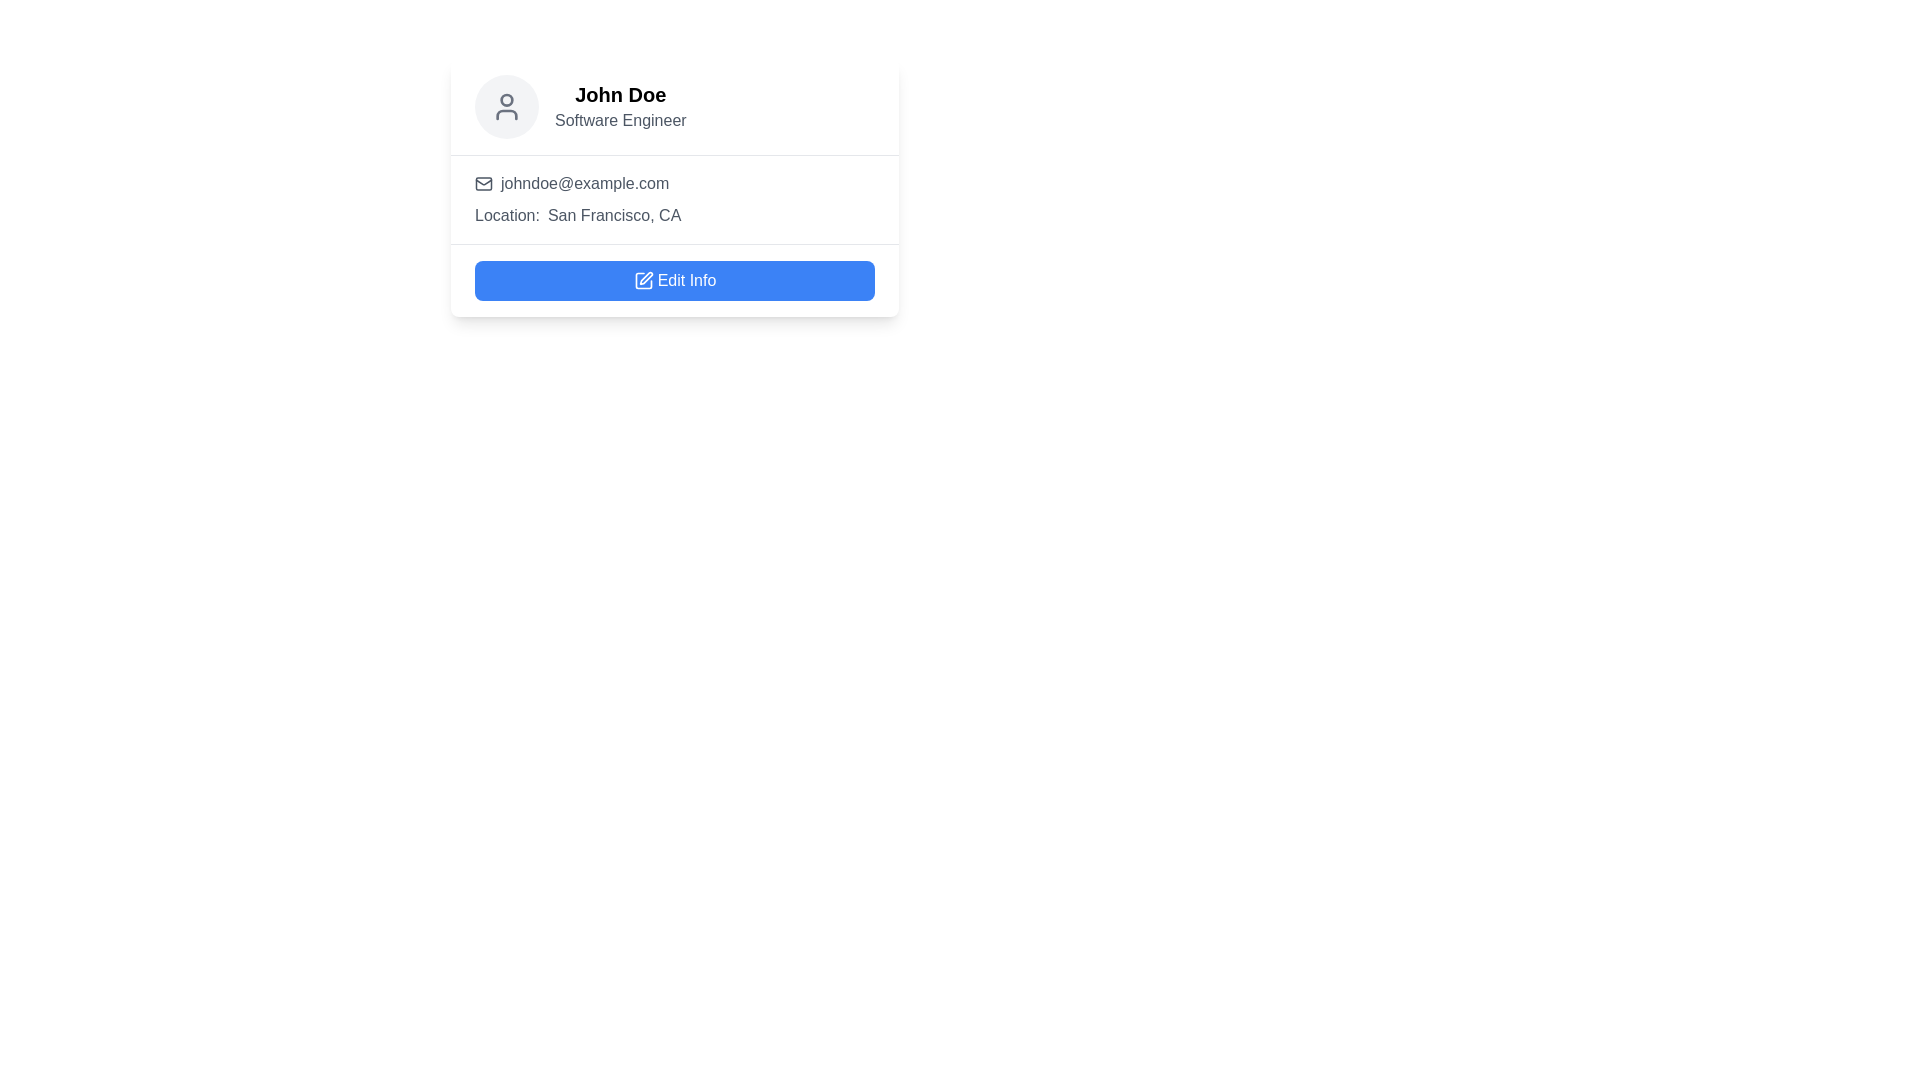  What do you see at coordinates (507, 216) in the screenshot?
I see `the text label that reads 'Location:' which is styled in gray and positioned above the 'Edit Info' button` at bounding box center [507, 216].